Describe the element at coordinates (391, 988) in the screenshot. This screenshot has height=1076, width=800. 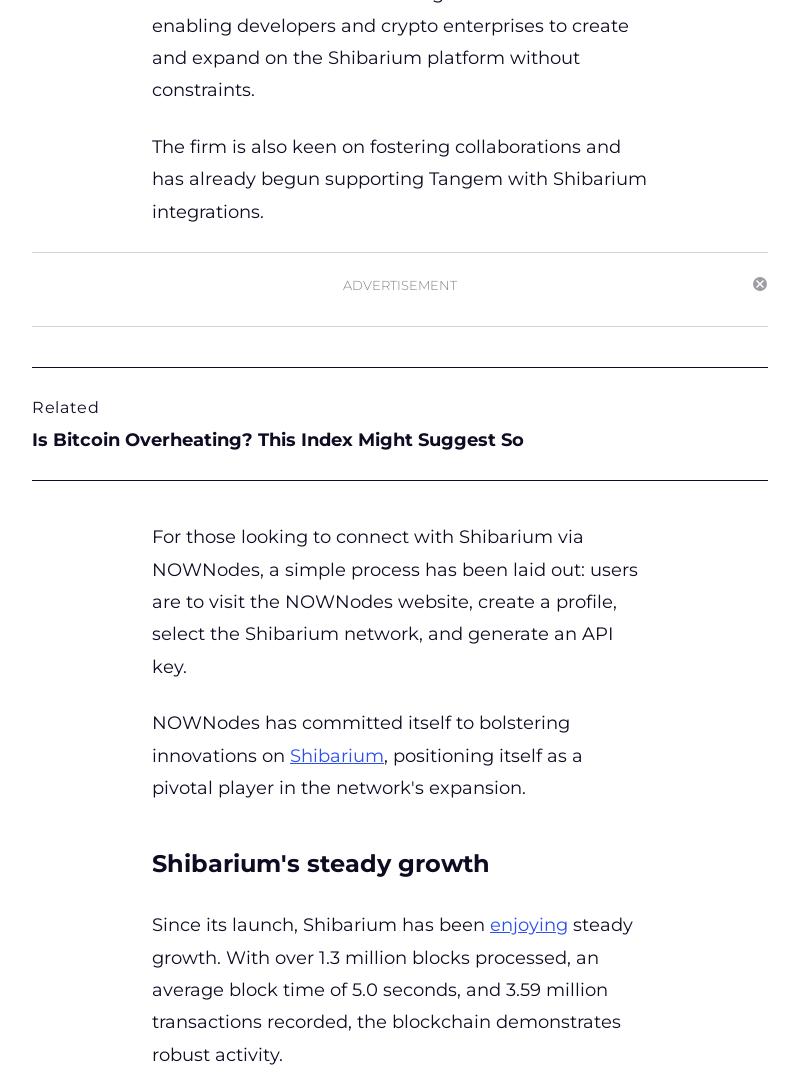
I see `'steady growth. With over 1.3 million blocks processed, an average block time of 5.0 seconds, and 3.59 million transactions recorded, the blockchain demonstrates robust activity.'` at that location.